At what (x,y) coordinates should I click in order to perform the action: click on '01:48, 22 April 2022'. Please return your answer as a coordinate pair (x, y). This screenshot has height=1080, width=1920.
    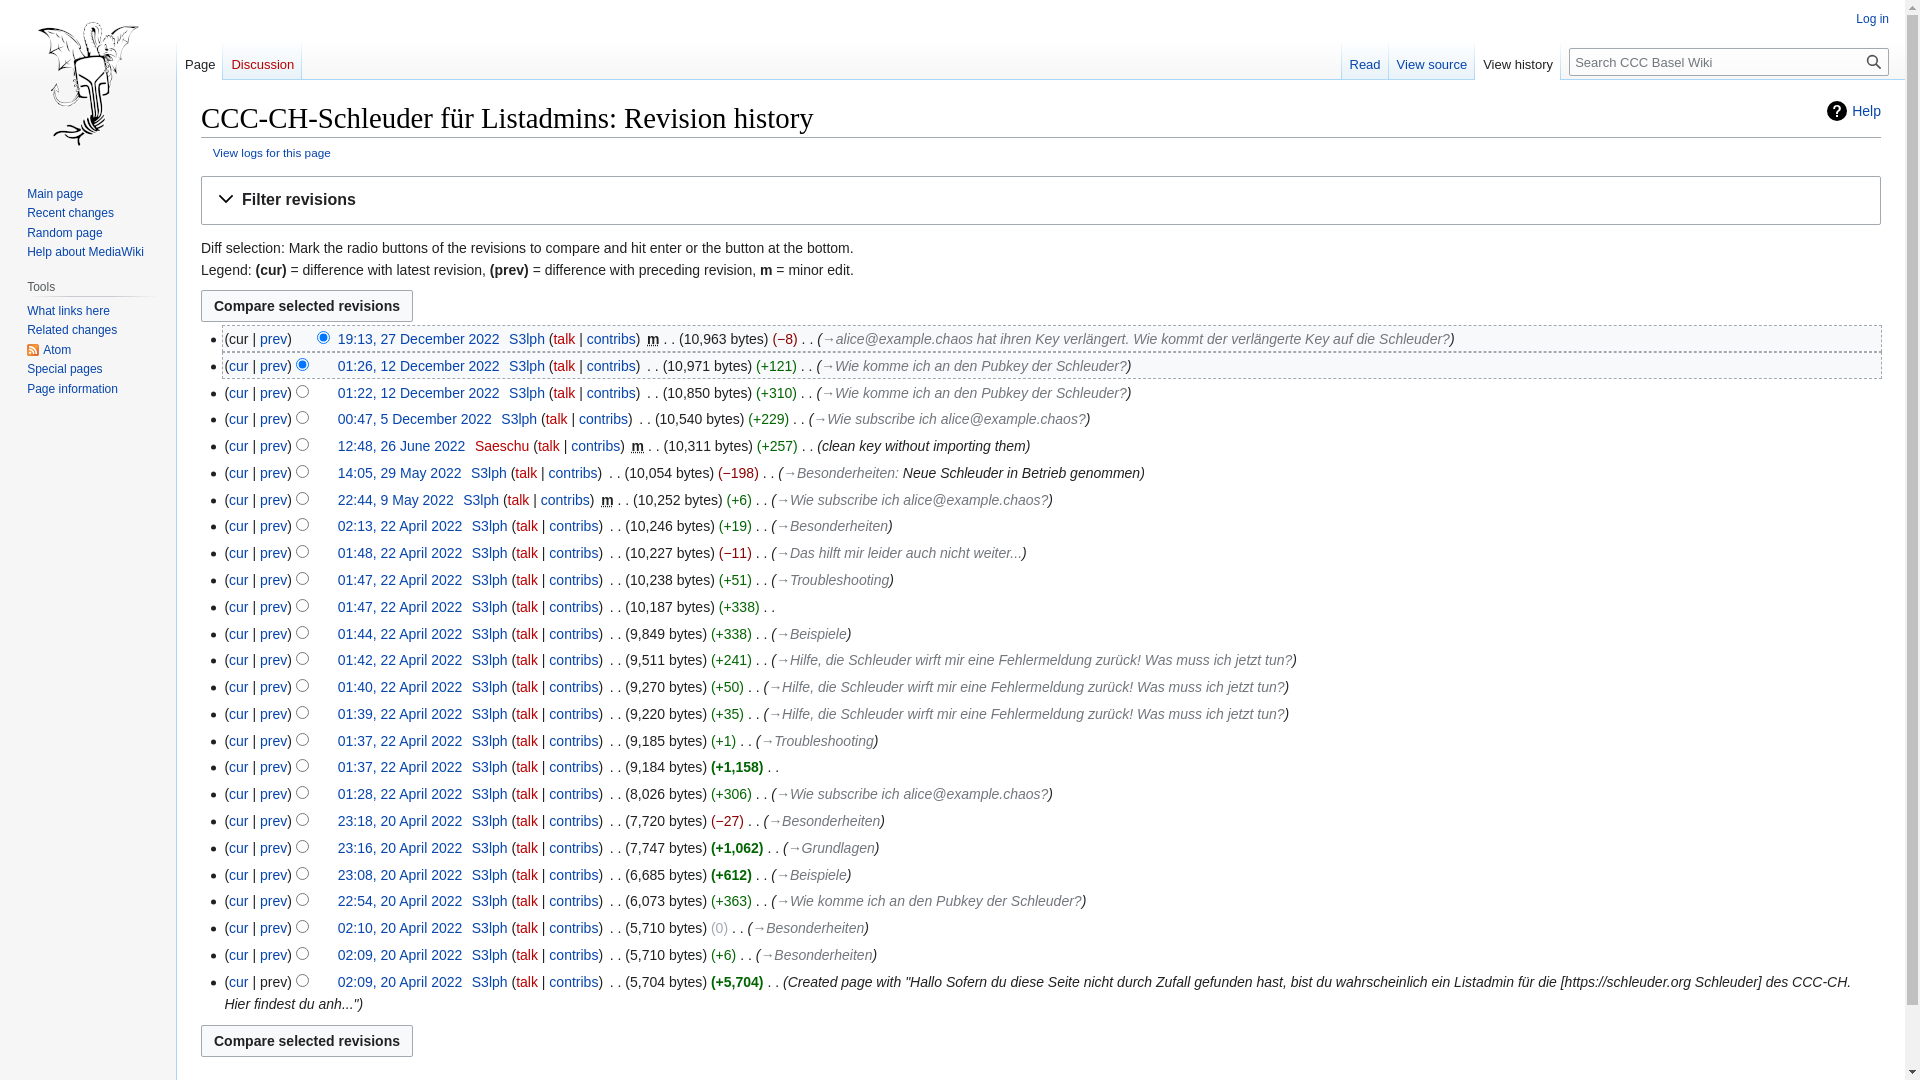
    Looking at the image, I should click on (400, 552).